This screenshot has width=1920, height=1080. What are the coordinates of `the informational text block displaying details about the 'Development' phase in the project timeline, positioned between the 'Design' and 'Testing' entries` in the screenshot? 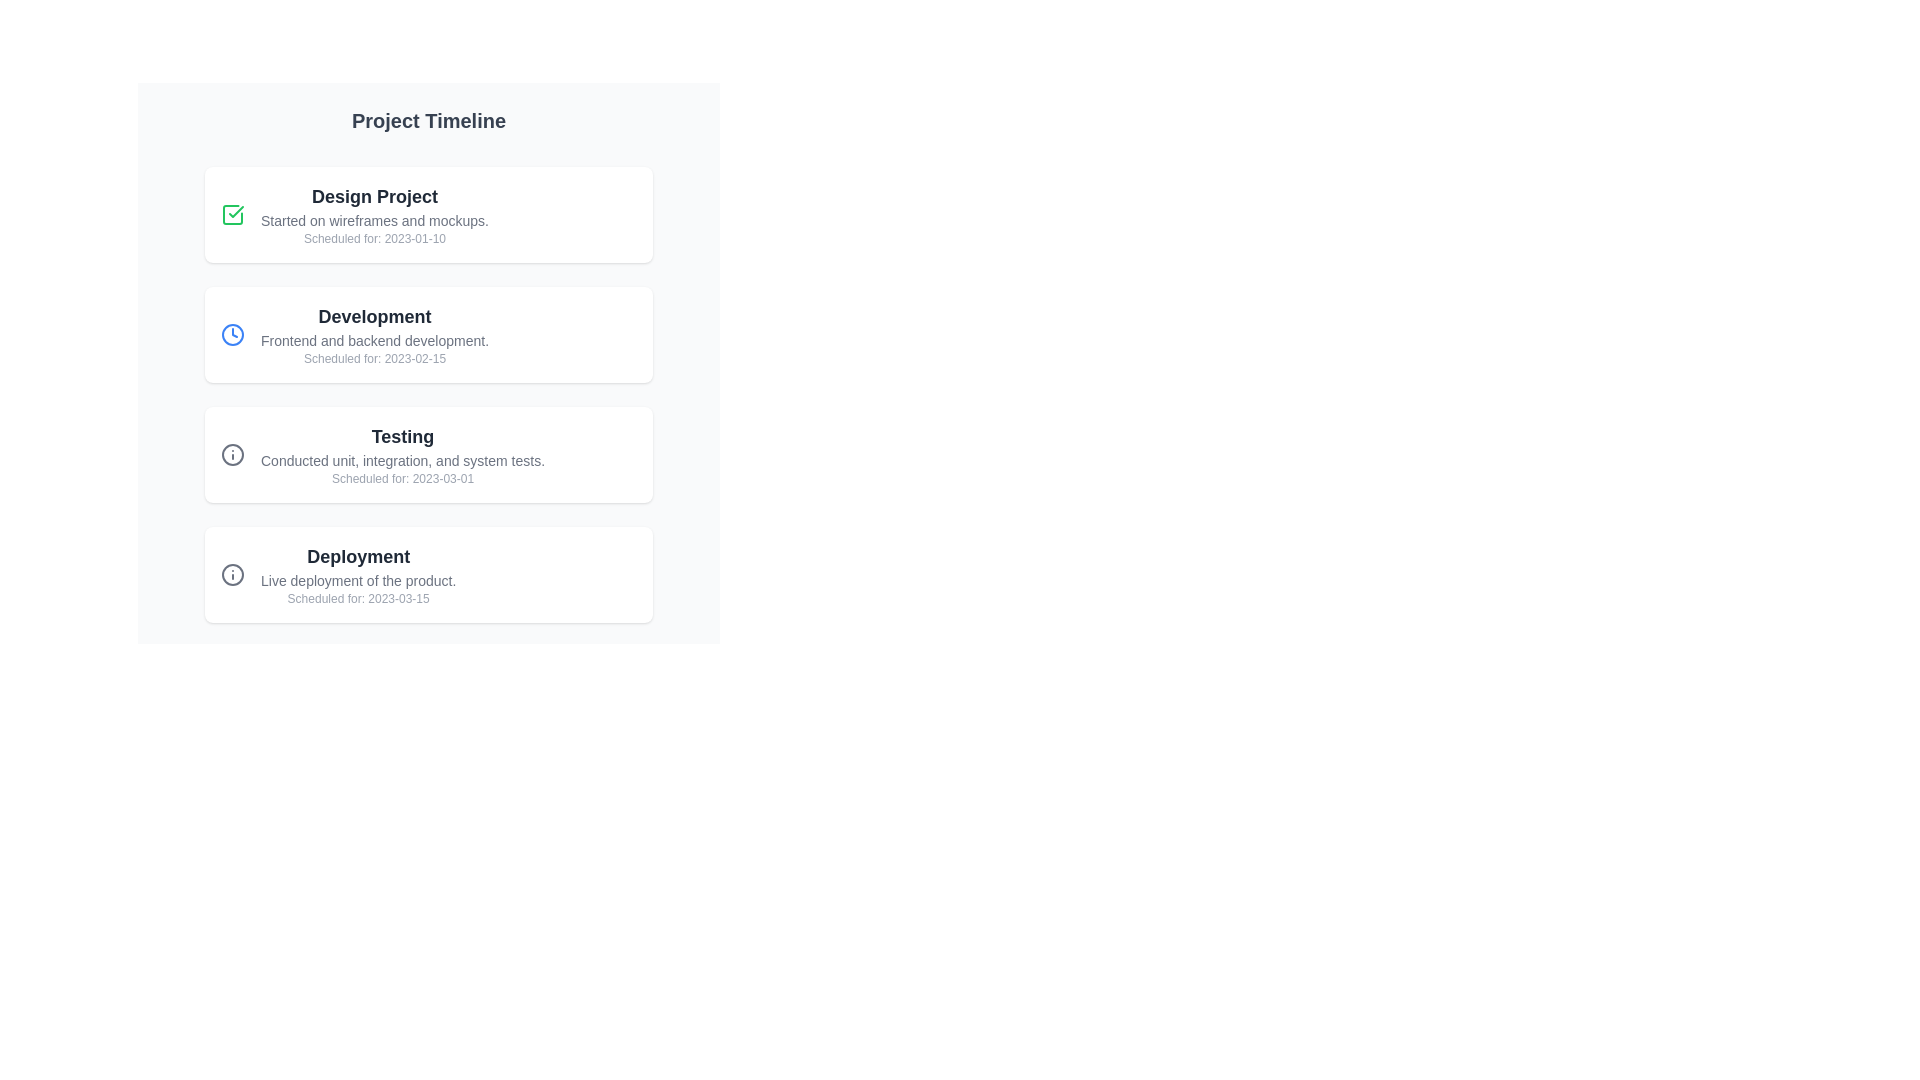 It's located at (374, 334).